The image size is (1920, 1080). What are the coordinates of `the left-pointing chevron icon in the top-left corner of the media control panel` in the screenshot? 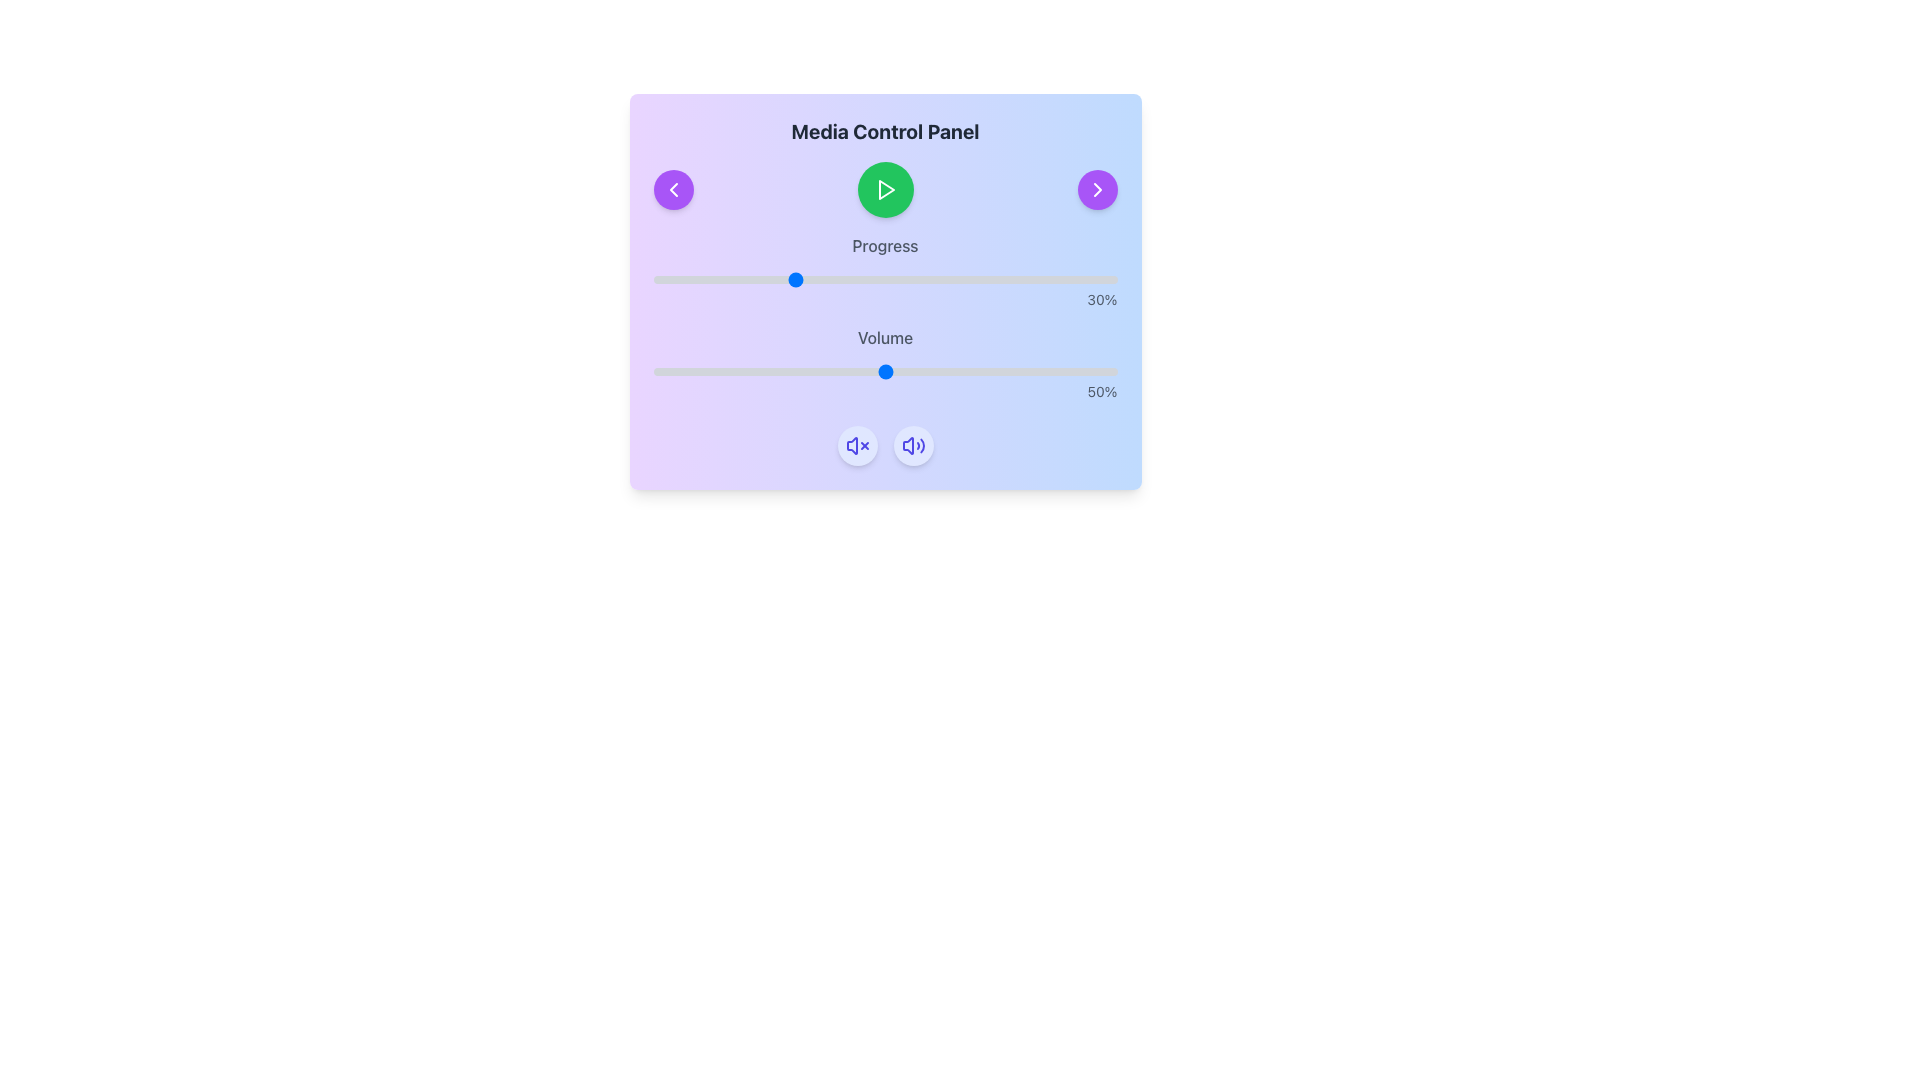 It's located at (673, 189).